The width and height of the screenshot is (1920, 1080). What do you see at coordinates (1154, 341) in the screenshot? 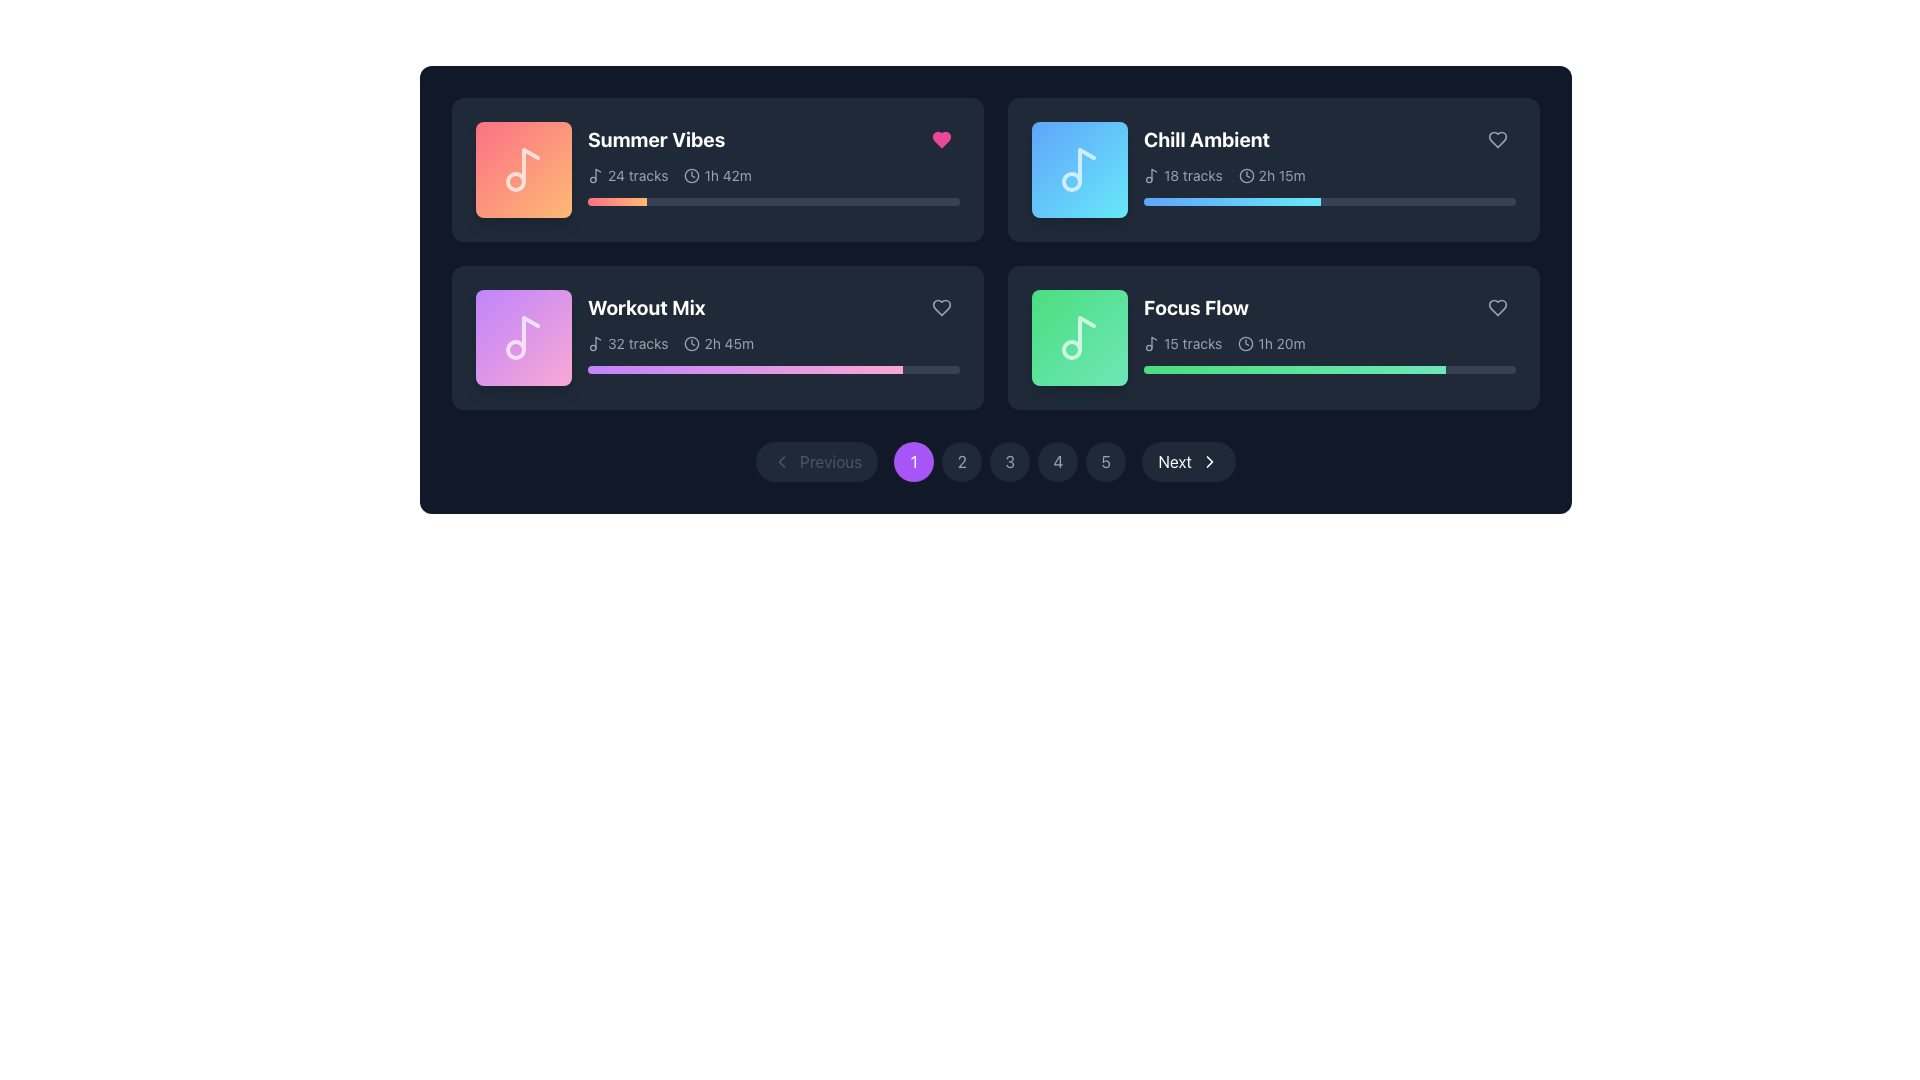
I see `the thin vertical line representing the stem of the musical note icon located in the center of the small green image area on the right-hand side of the second row in the grid structure` at bounding box center [1154, 341].